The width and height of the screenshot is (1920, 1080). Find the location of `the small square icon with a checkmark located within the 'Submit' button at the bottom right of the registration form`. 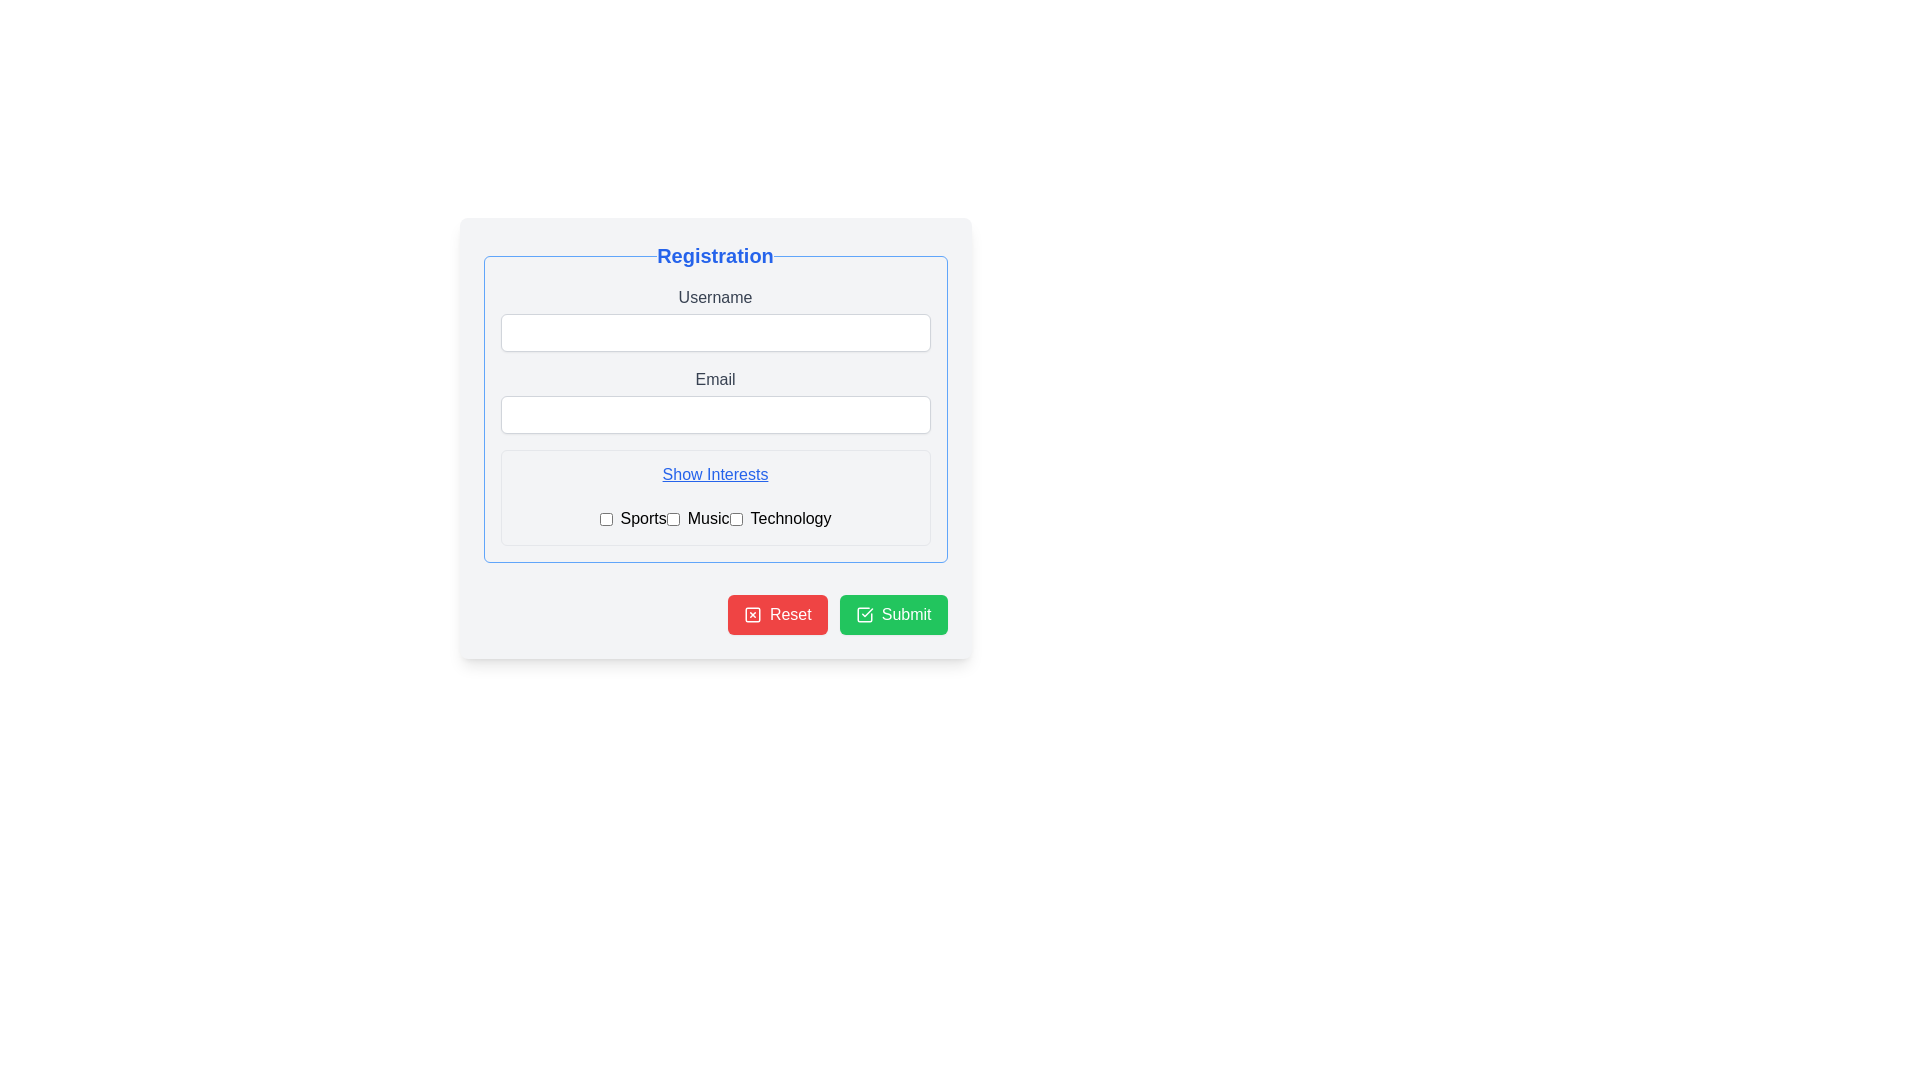

the small square icon with a checkmark located within the 'Submit' button at the bottom right of the registration form is located at coordinates (864, 613).